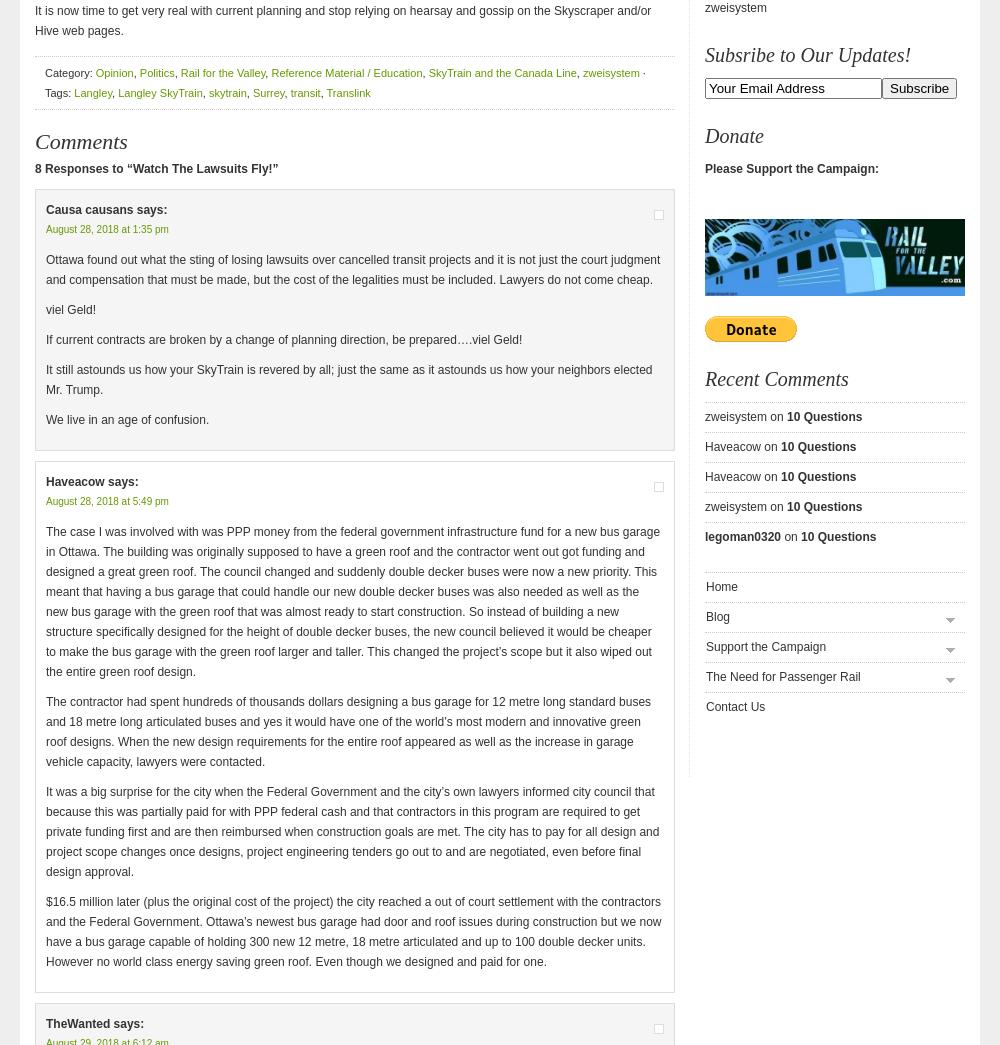 This screenshot has width=1000, height=1045. What do you see at coordinates (342, 20) in the screenshot?
I see `'It is now time to get very real with current planning and stop relying on hearsay and gossip on the Skyscraper and/or Hive web pages.'` at bounding box center [342, 20].